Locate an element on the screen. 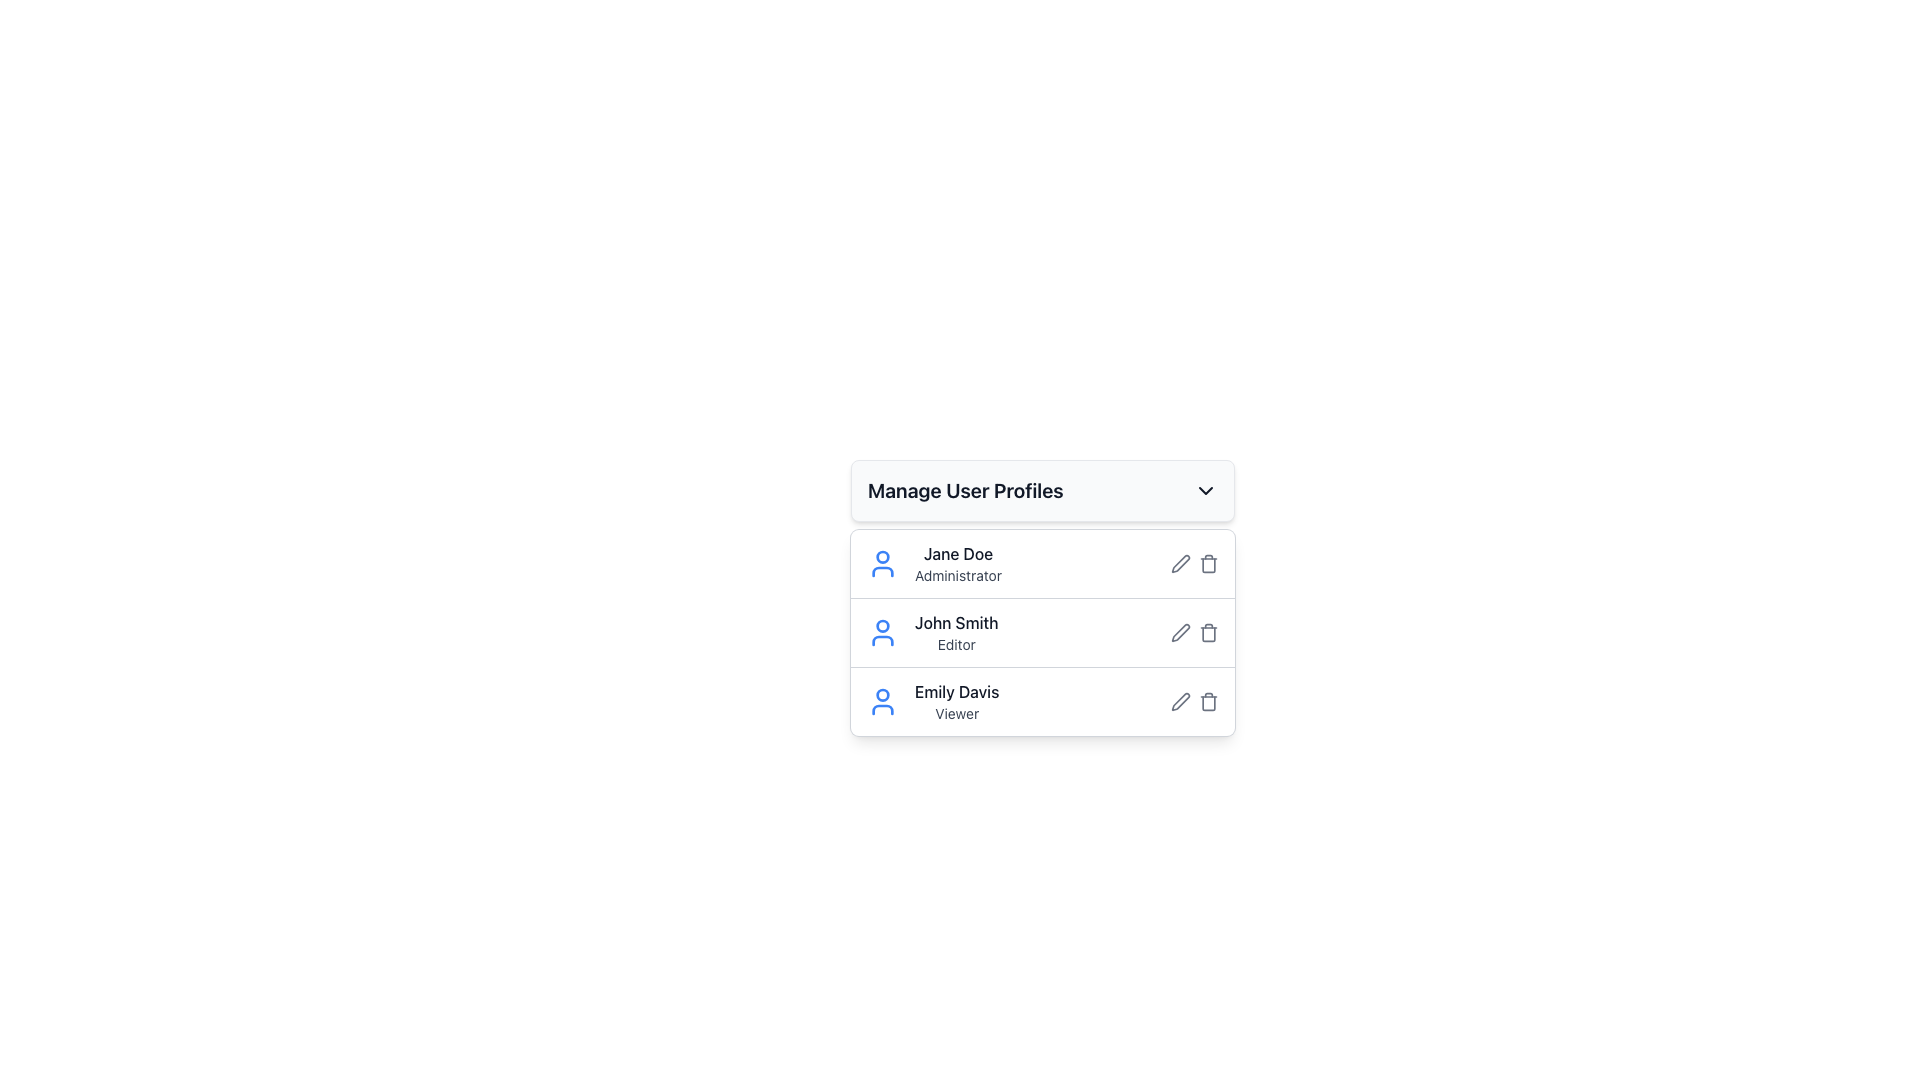 The height and width of the screenshot is (1080, 1920). the trash bin icon button located in the last row of the user list, adjacent to Emily Davis is located at coordinates (1208, 701).